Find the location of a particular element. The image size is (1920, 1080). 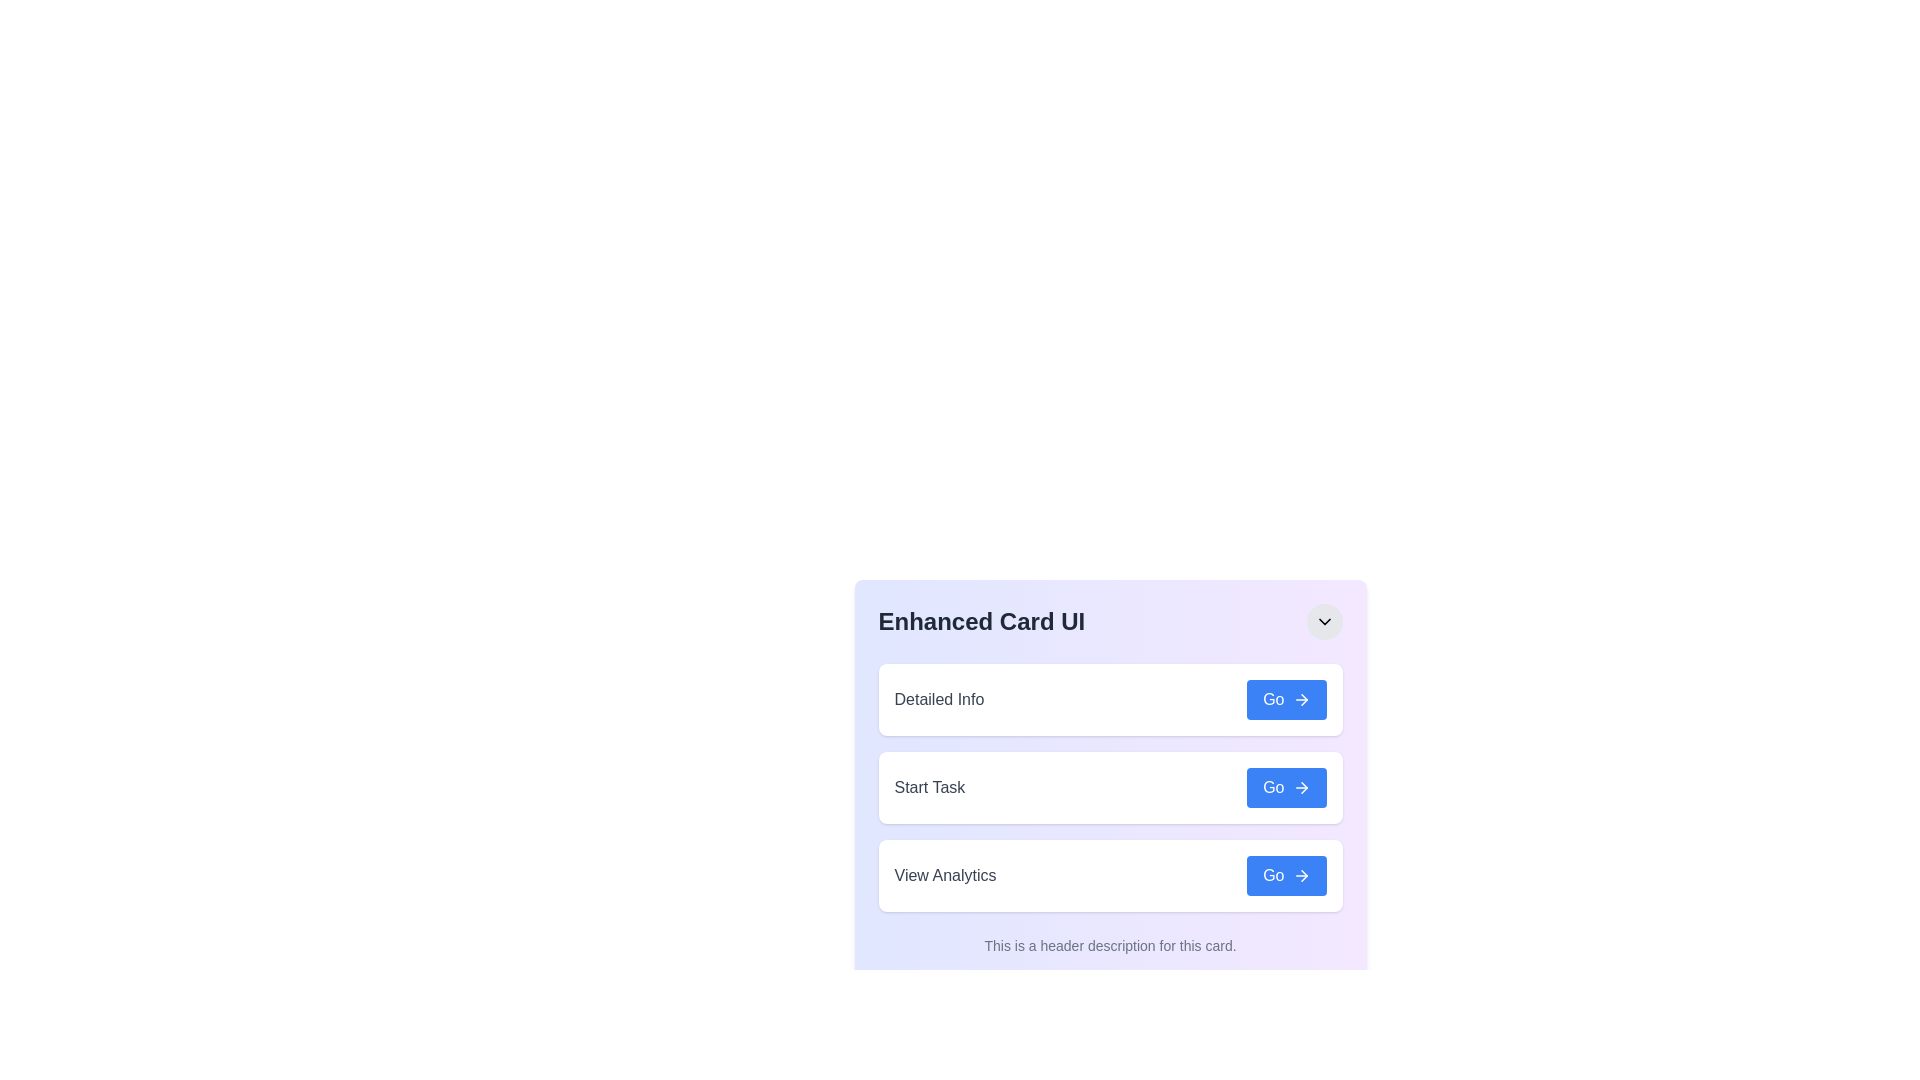

the down arrow icon located in the top-right corner of the 'Enhanced Card UI' is located at coordinates (1324, 620).